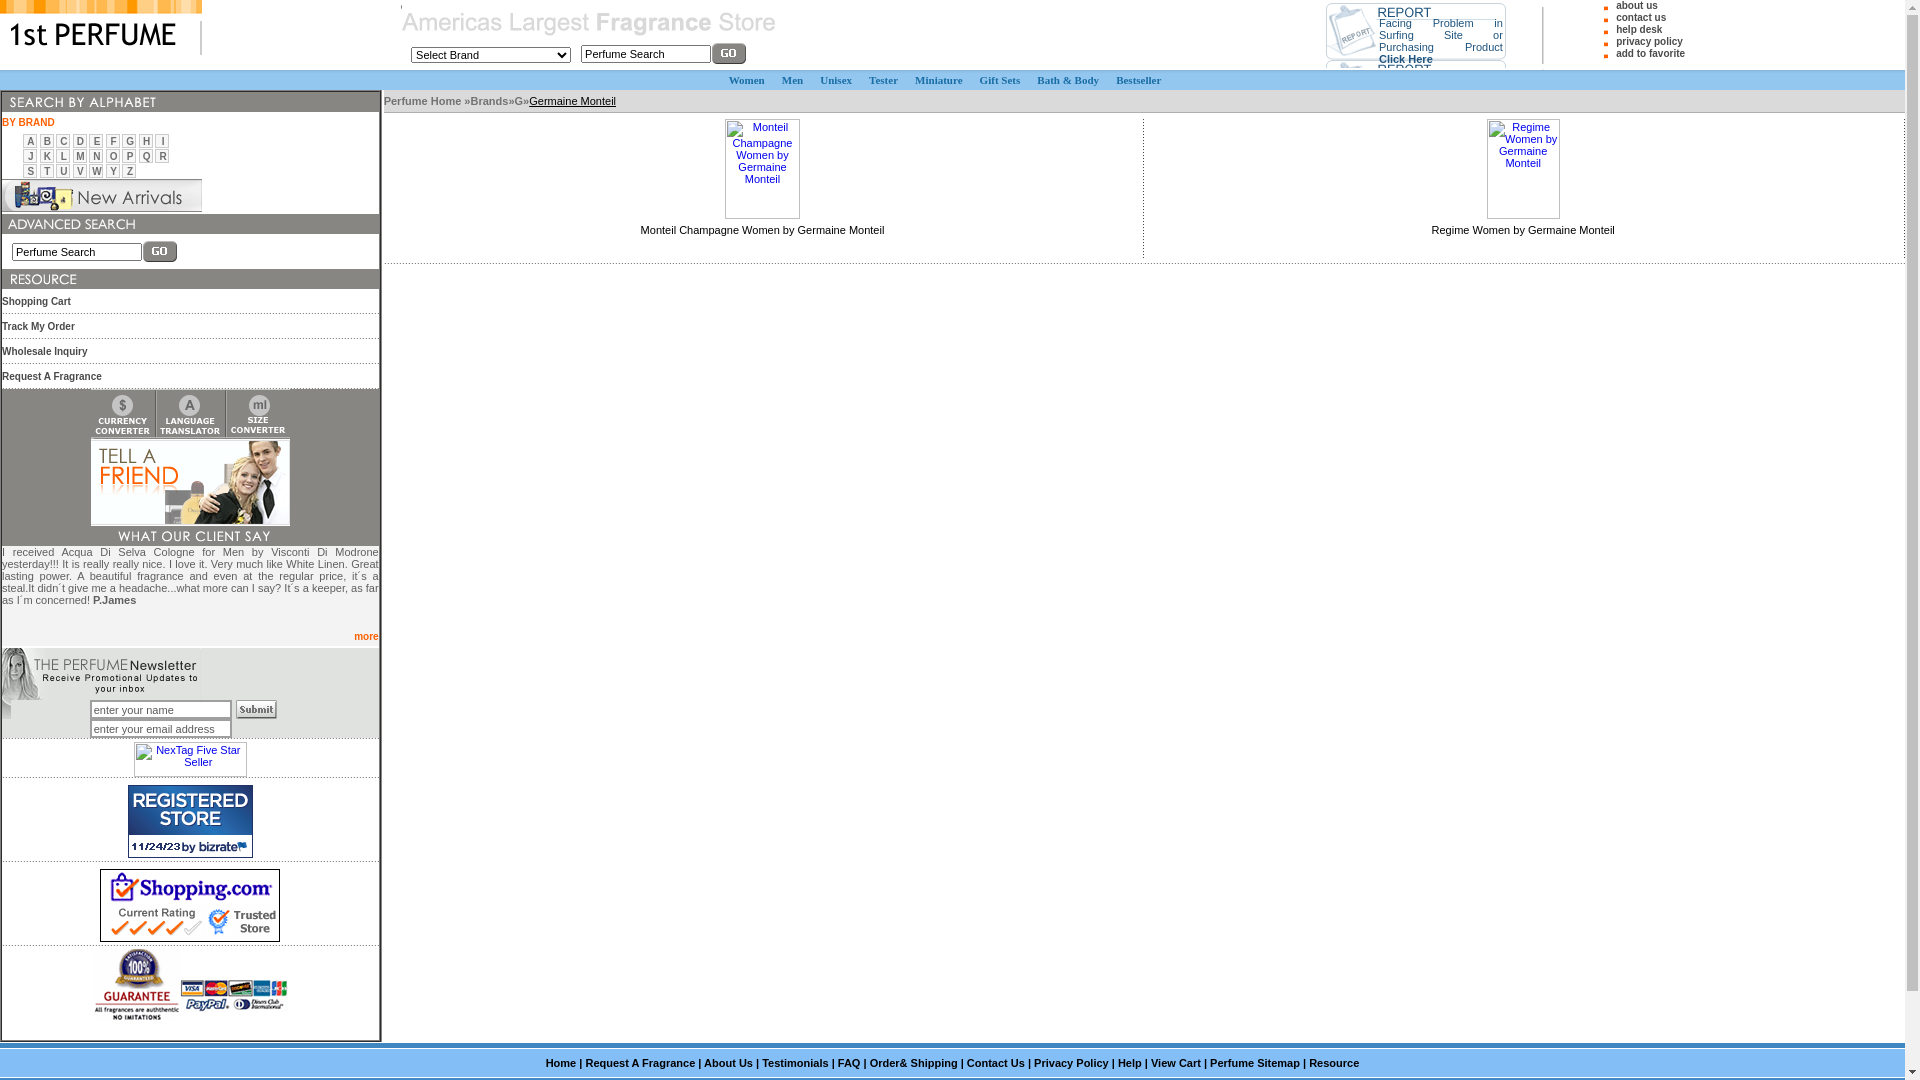 The width and height of the screenshot is (1920, 1080). I want to click on 'spa scents', so click(384, 112).